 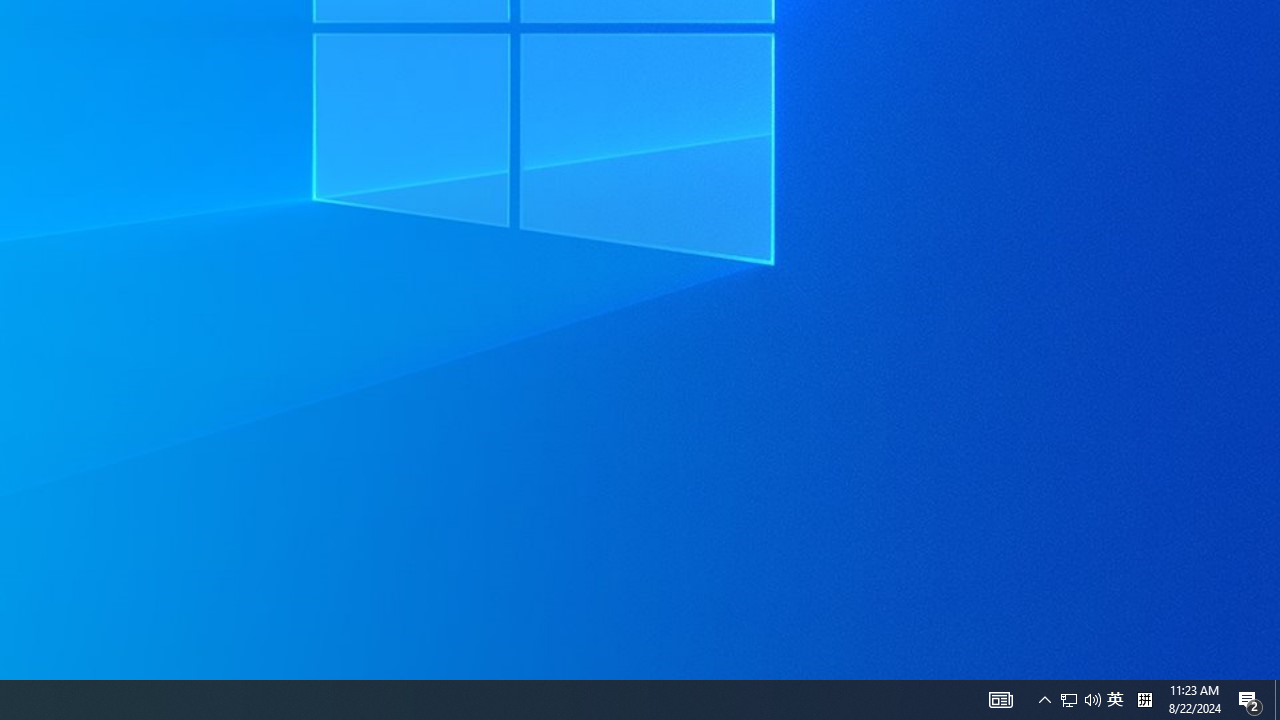 I want to click on 'Tray Input Indicator - Chinese (Simplified, China)', so click(x=1079, y=698).